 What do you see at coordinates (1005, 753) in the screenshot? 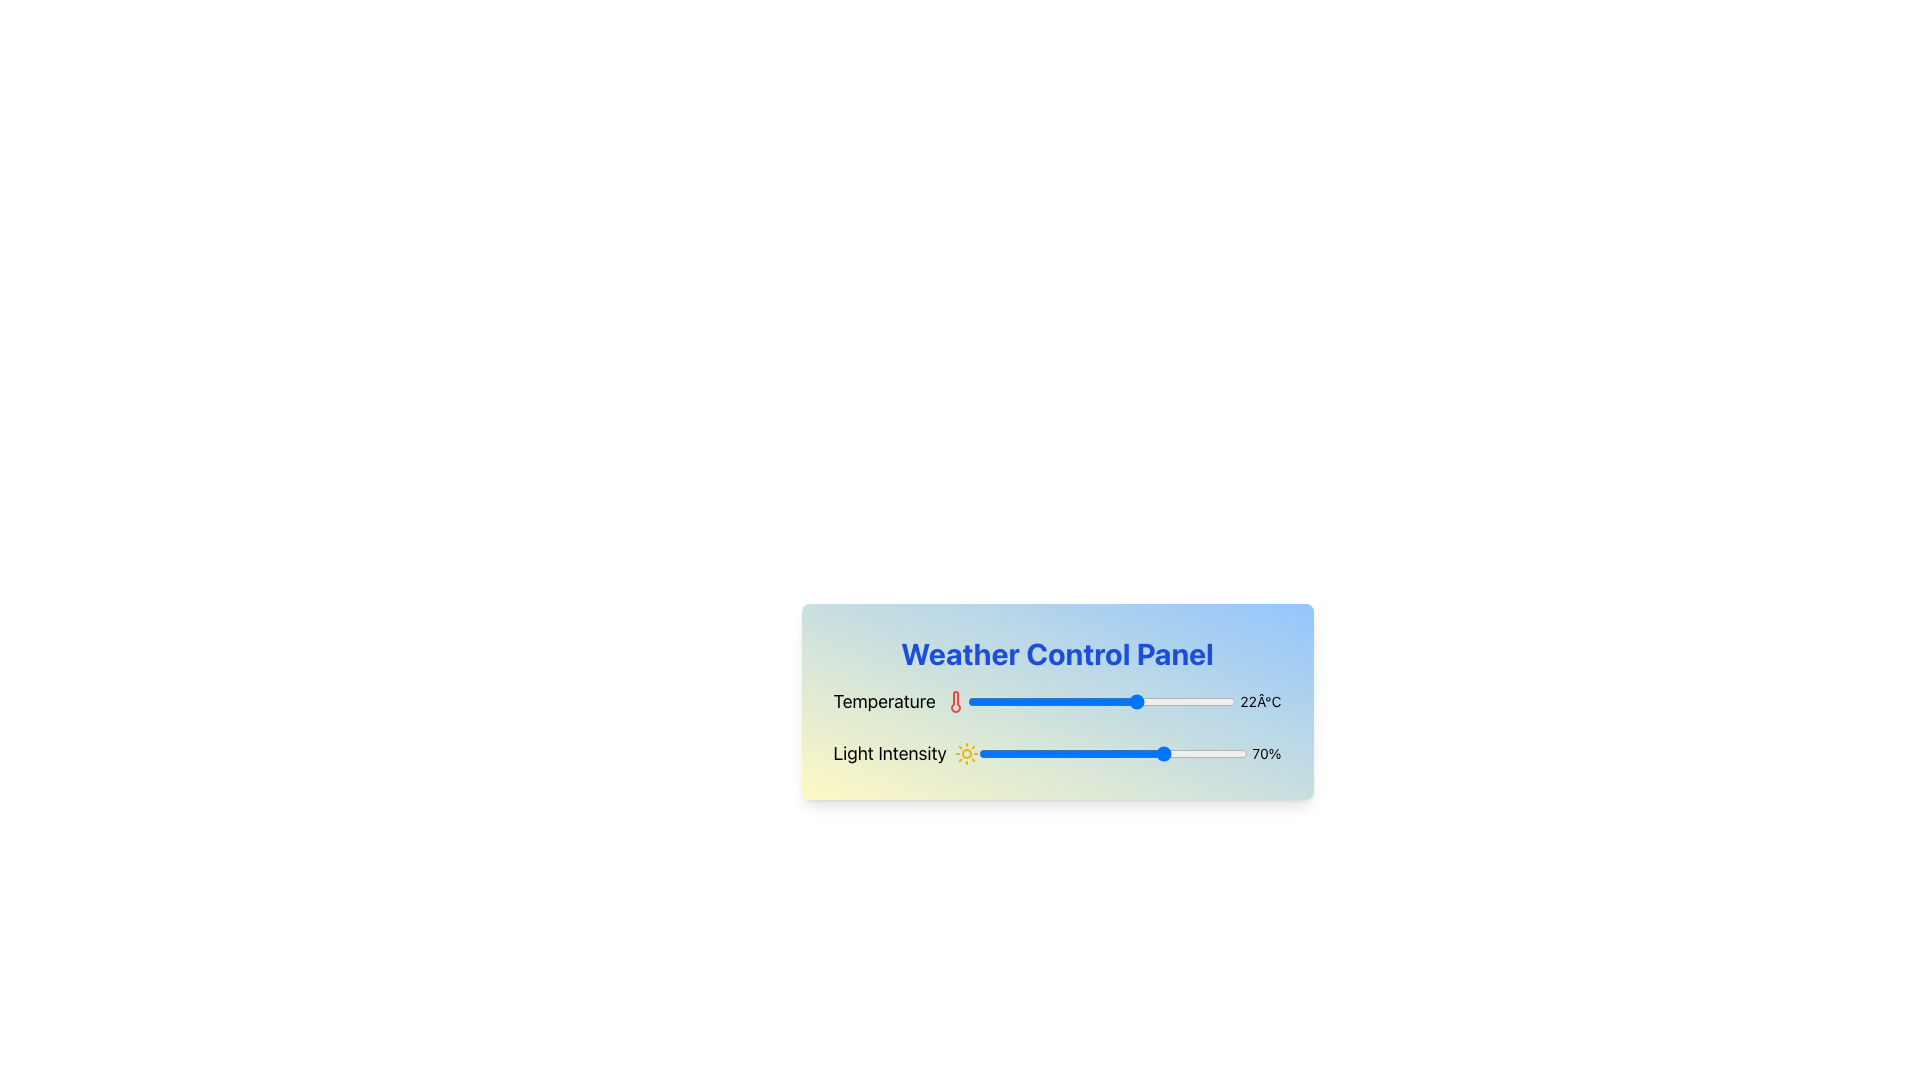
I see `light intensity` at bounding box center [1005, 753].